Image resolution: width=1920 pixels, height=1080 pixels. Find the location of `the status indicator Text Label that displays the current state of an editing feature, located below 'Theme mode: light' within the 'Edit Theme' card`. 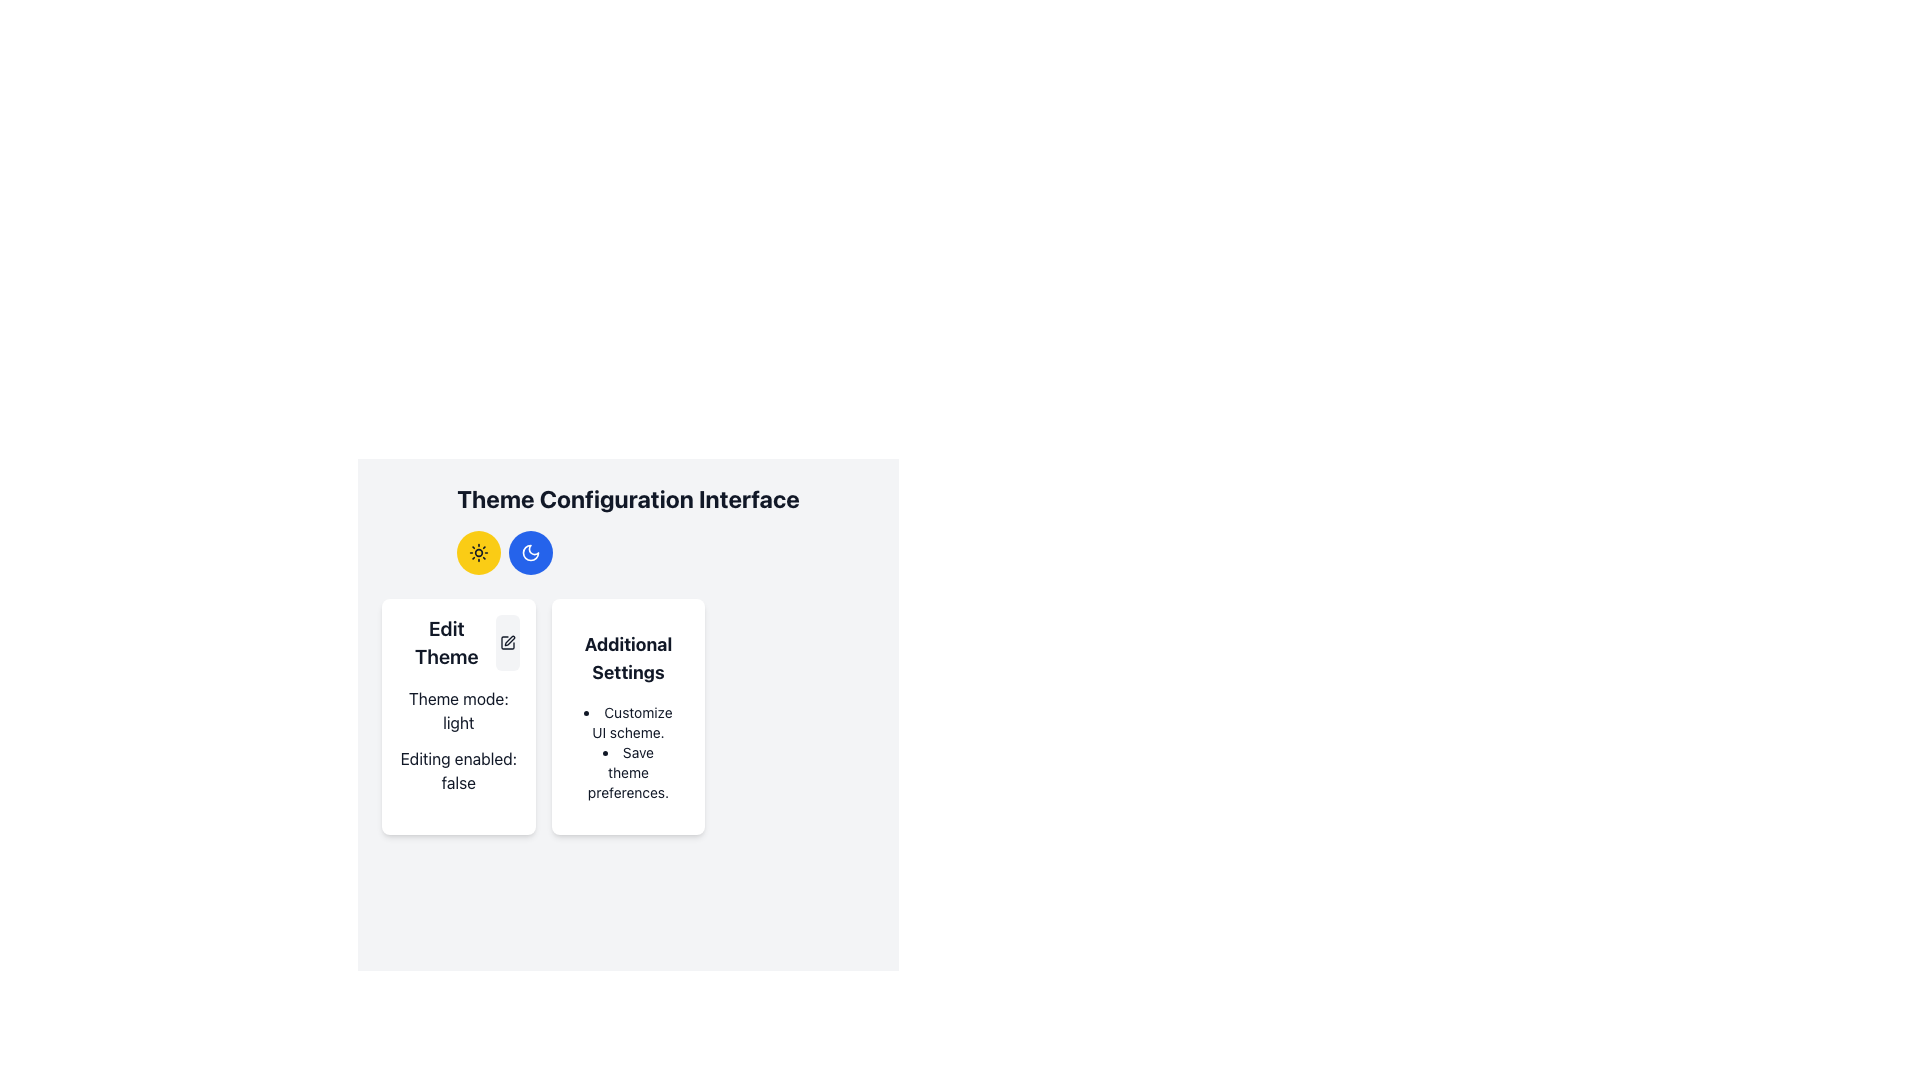

the status indicator Text Label that displays the current state of an editing feature, located below 'Theme mode: light' within the 'Edit Theme' card is located at coordinates (457, 770).